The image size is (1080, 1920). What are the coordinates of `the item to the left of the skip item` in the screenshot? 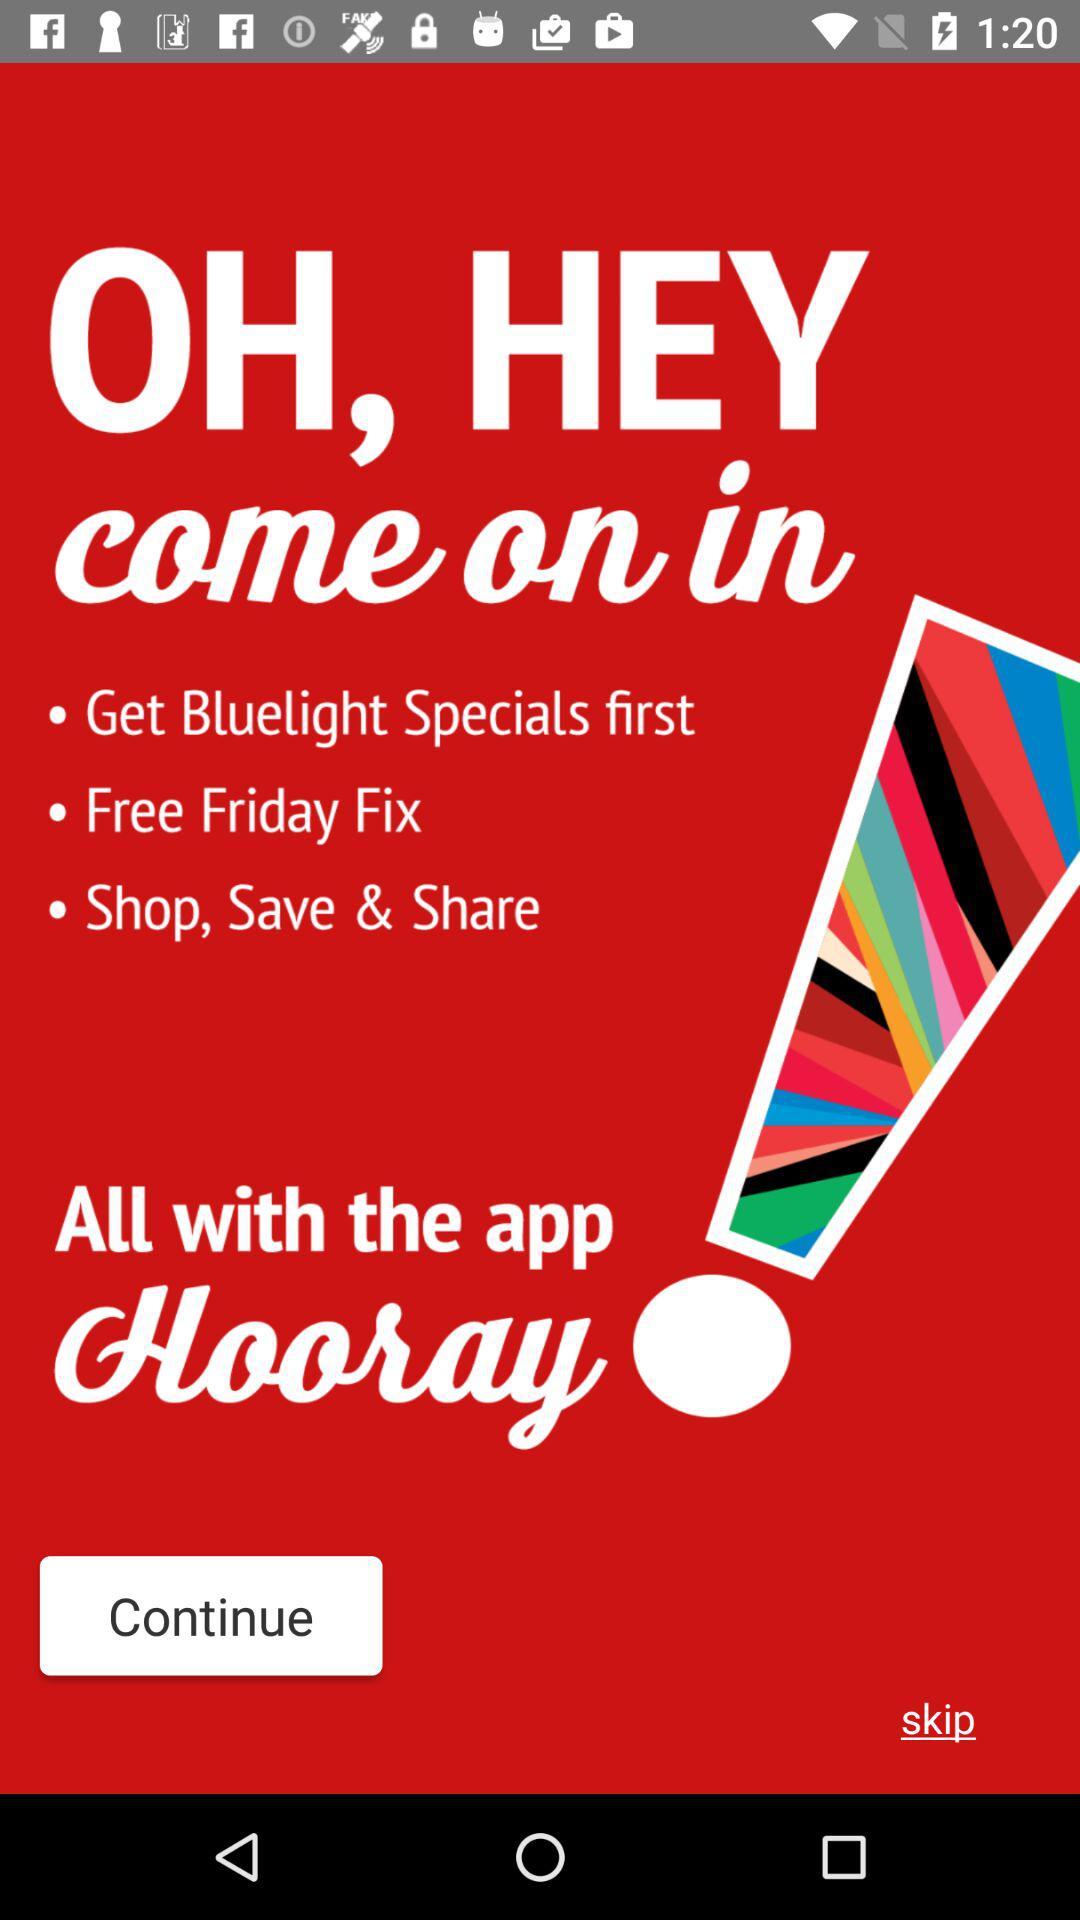 It's located at (211, 1615).